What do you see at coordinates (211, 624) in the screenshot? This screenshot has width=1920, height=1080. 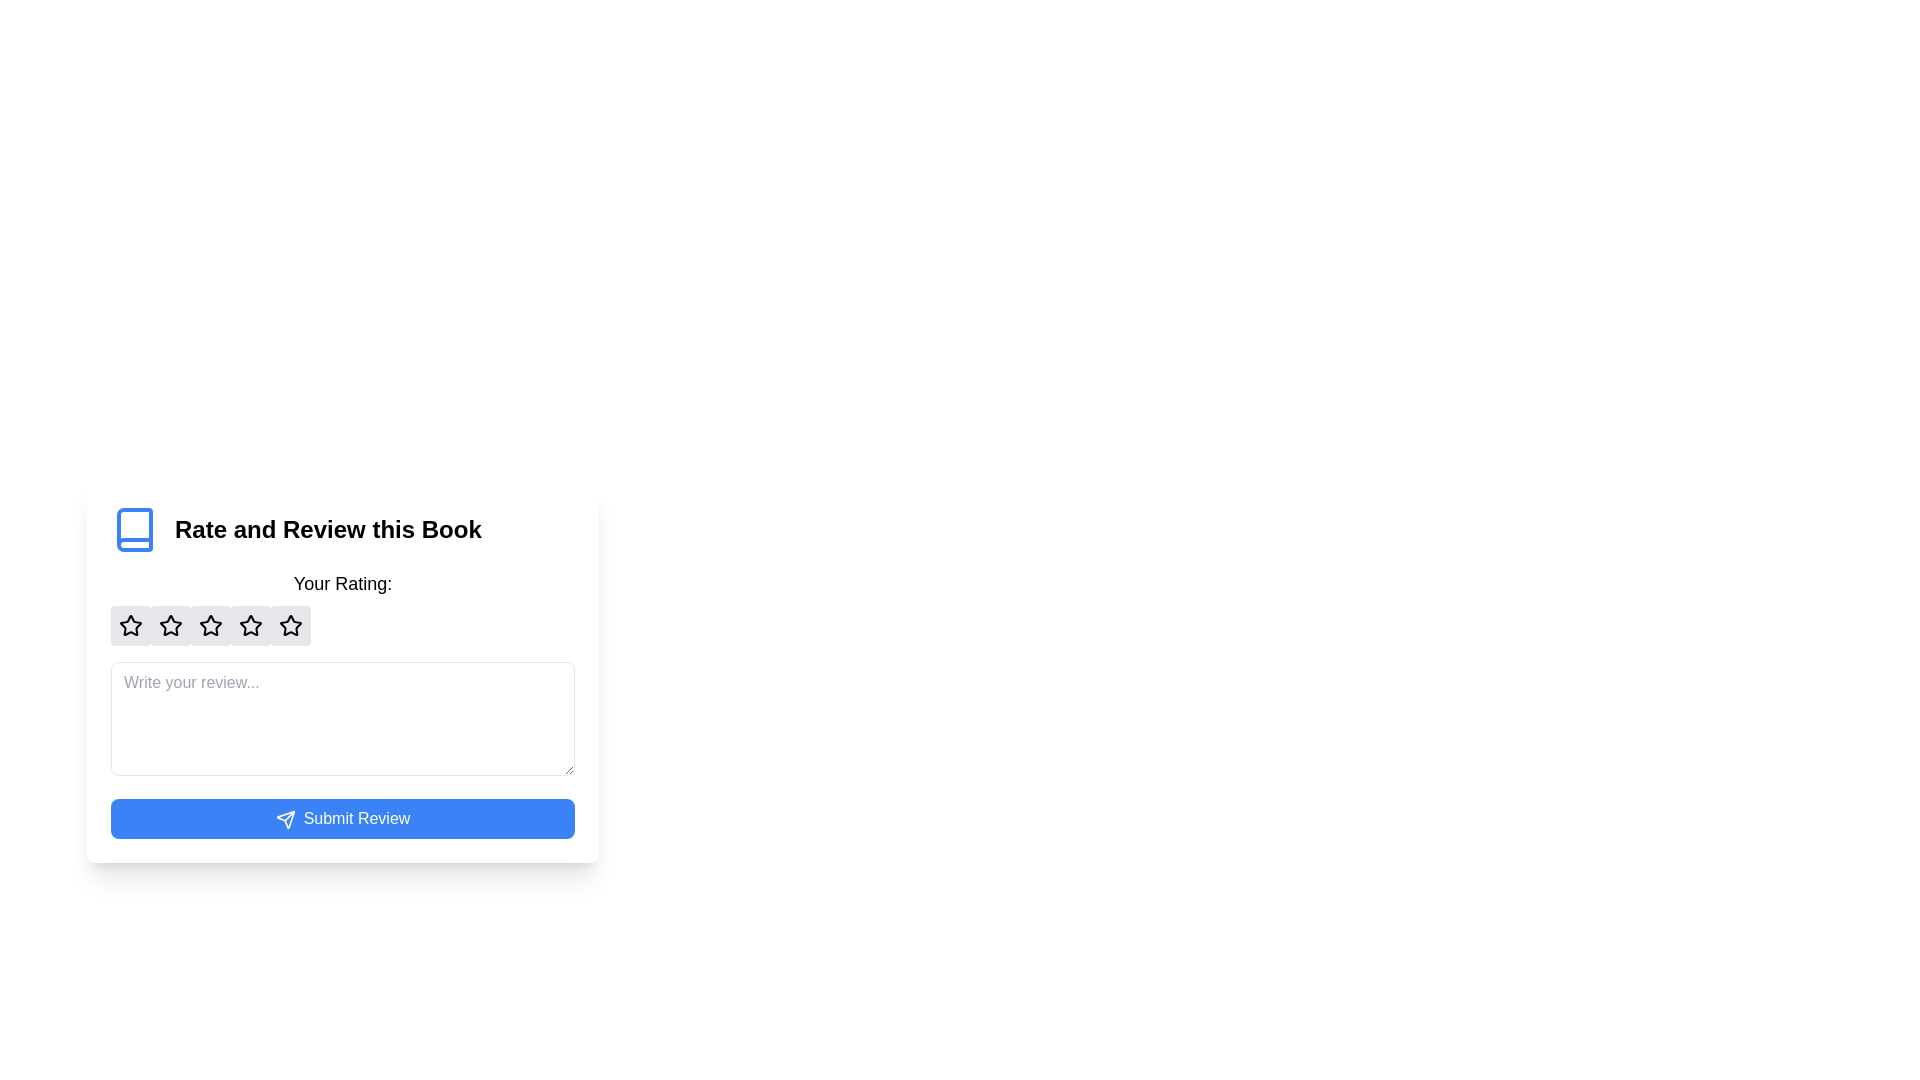 I see `the third star icon within the circular button of the star rating widget to rate it` at bounding box center [211, 624].